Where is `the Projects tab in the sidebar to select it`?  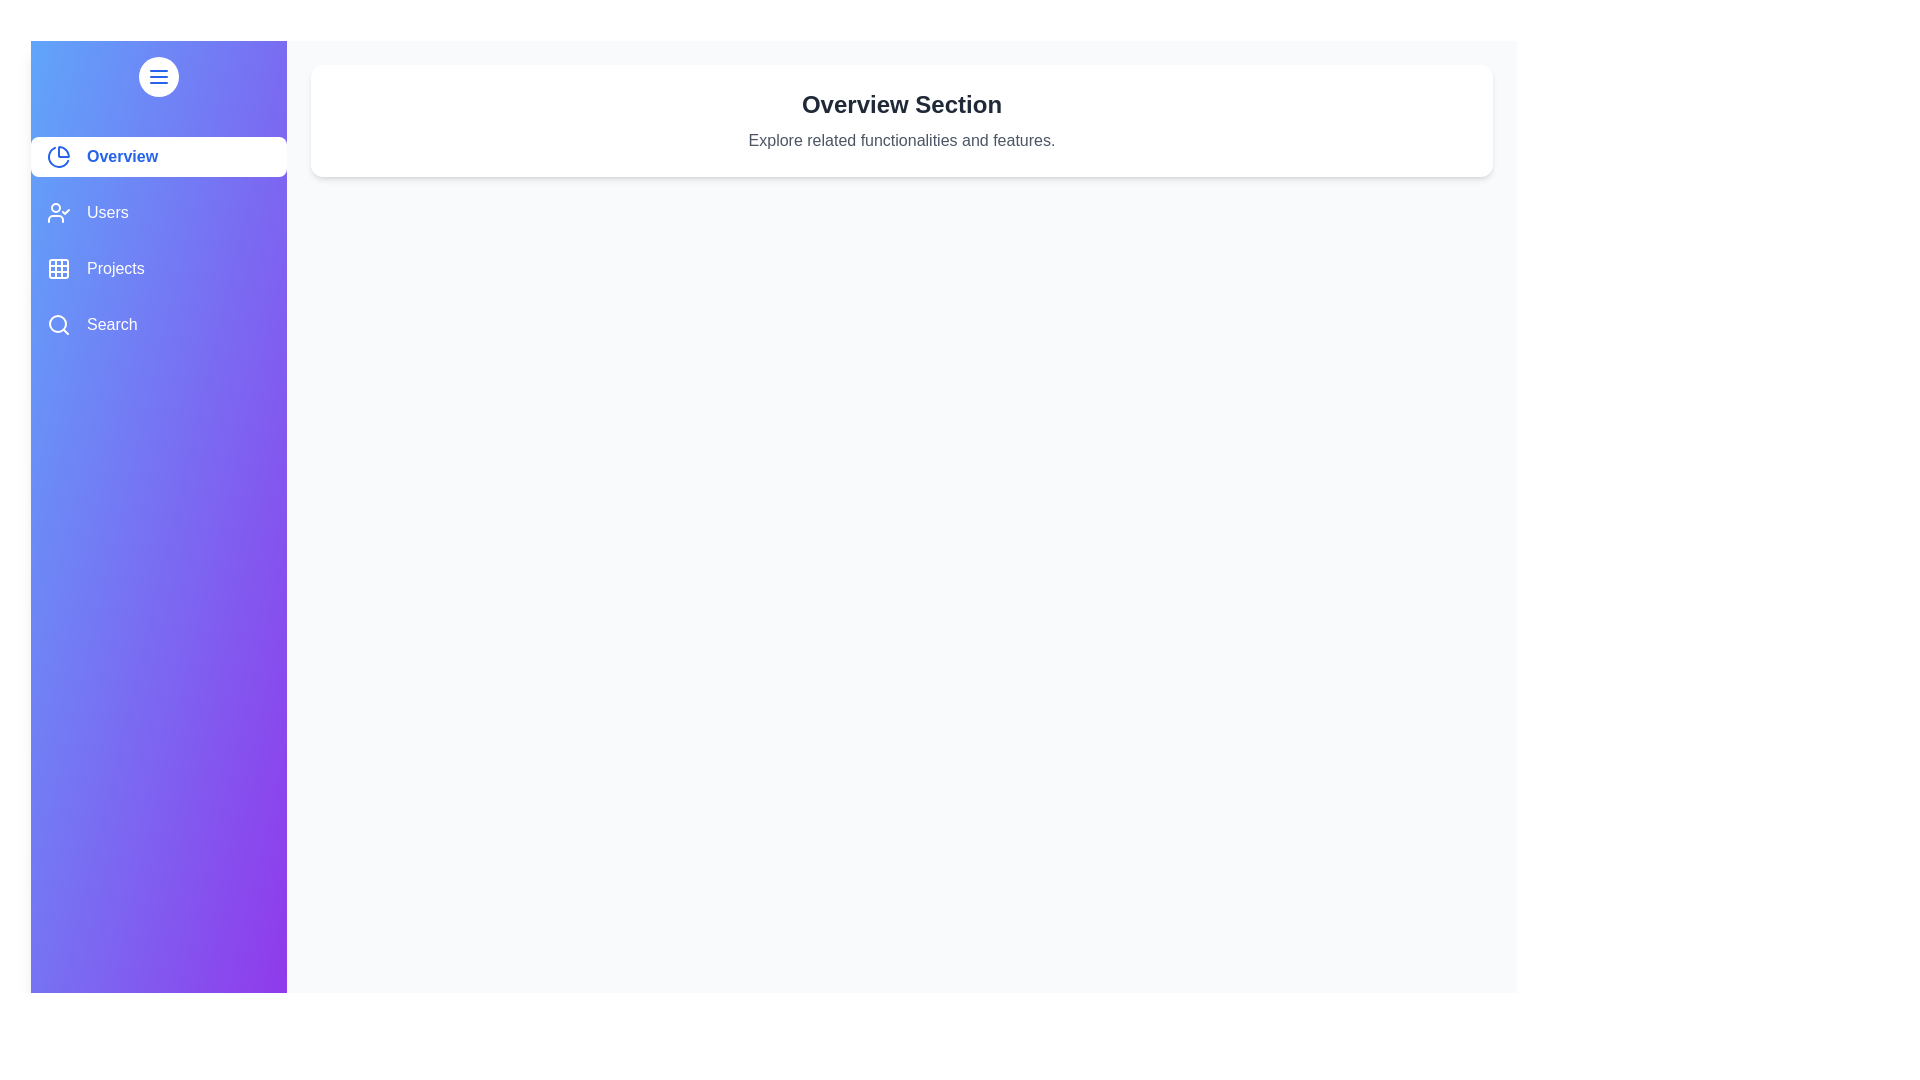 the Projects tab in the sidebar to select it is located at coordinates (157, 268).